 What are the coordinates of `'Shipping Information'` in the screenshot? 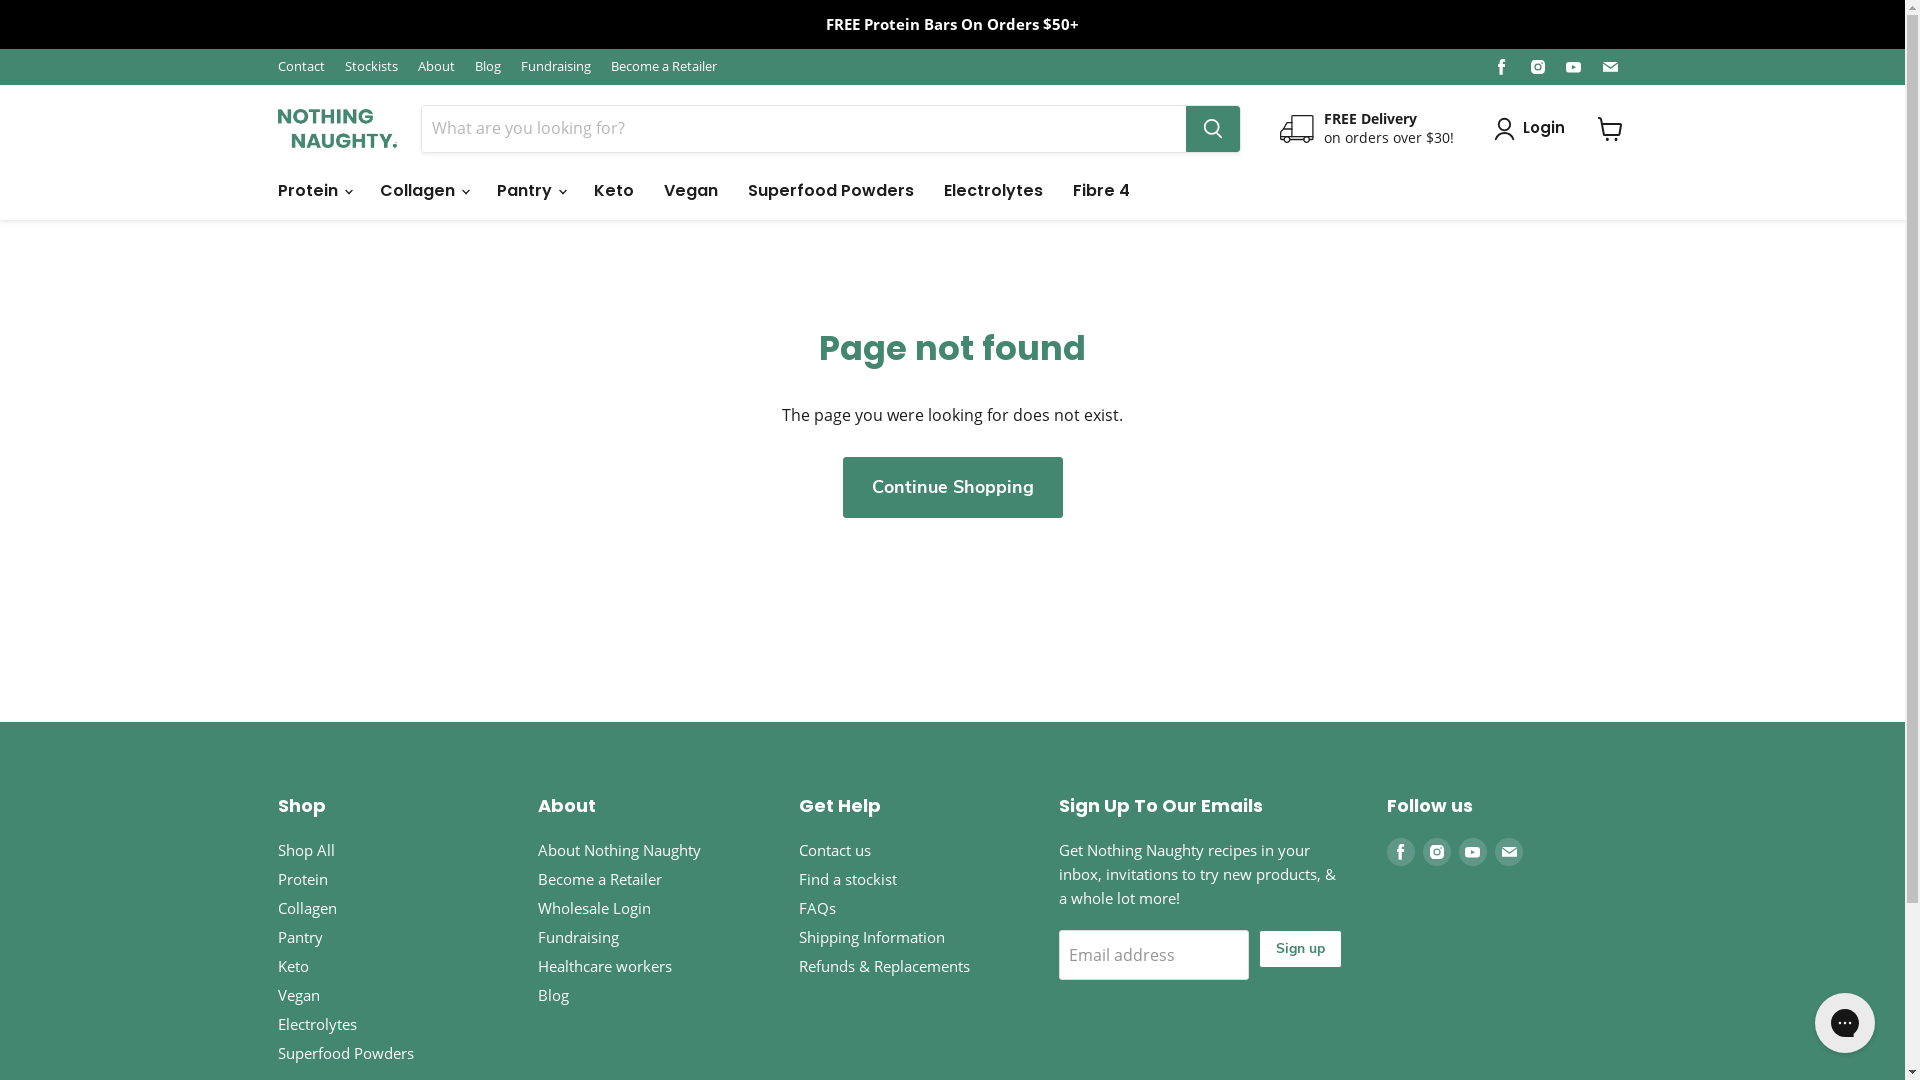 It's located at (870, 937).